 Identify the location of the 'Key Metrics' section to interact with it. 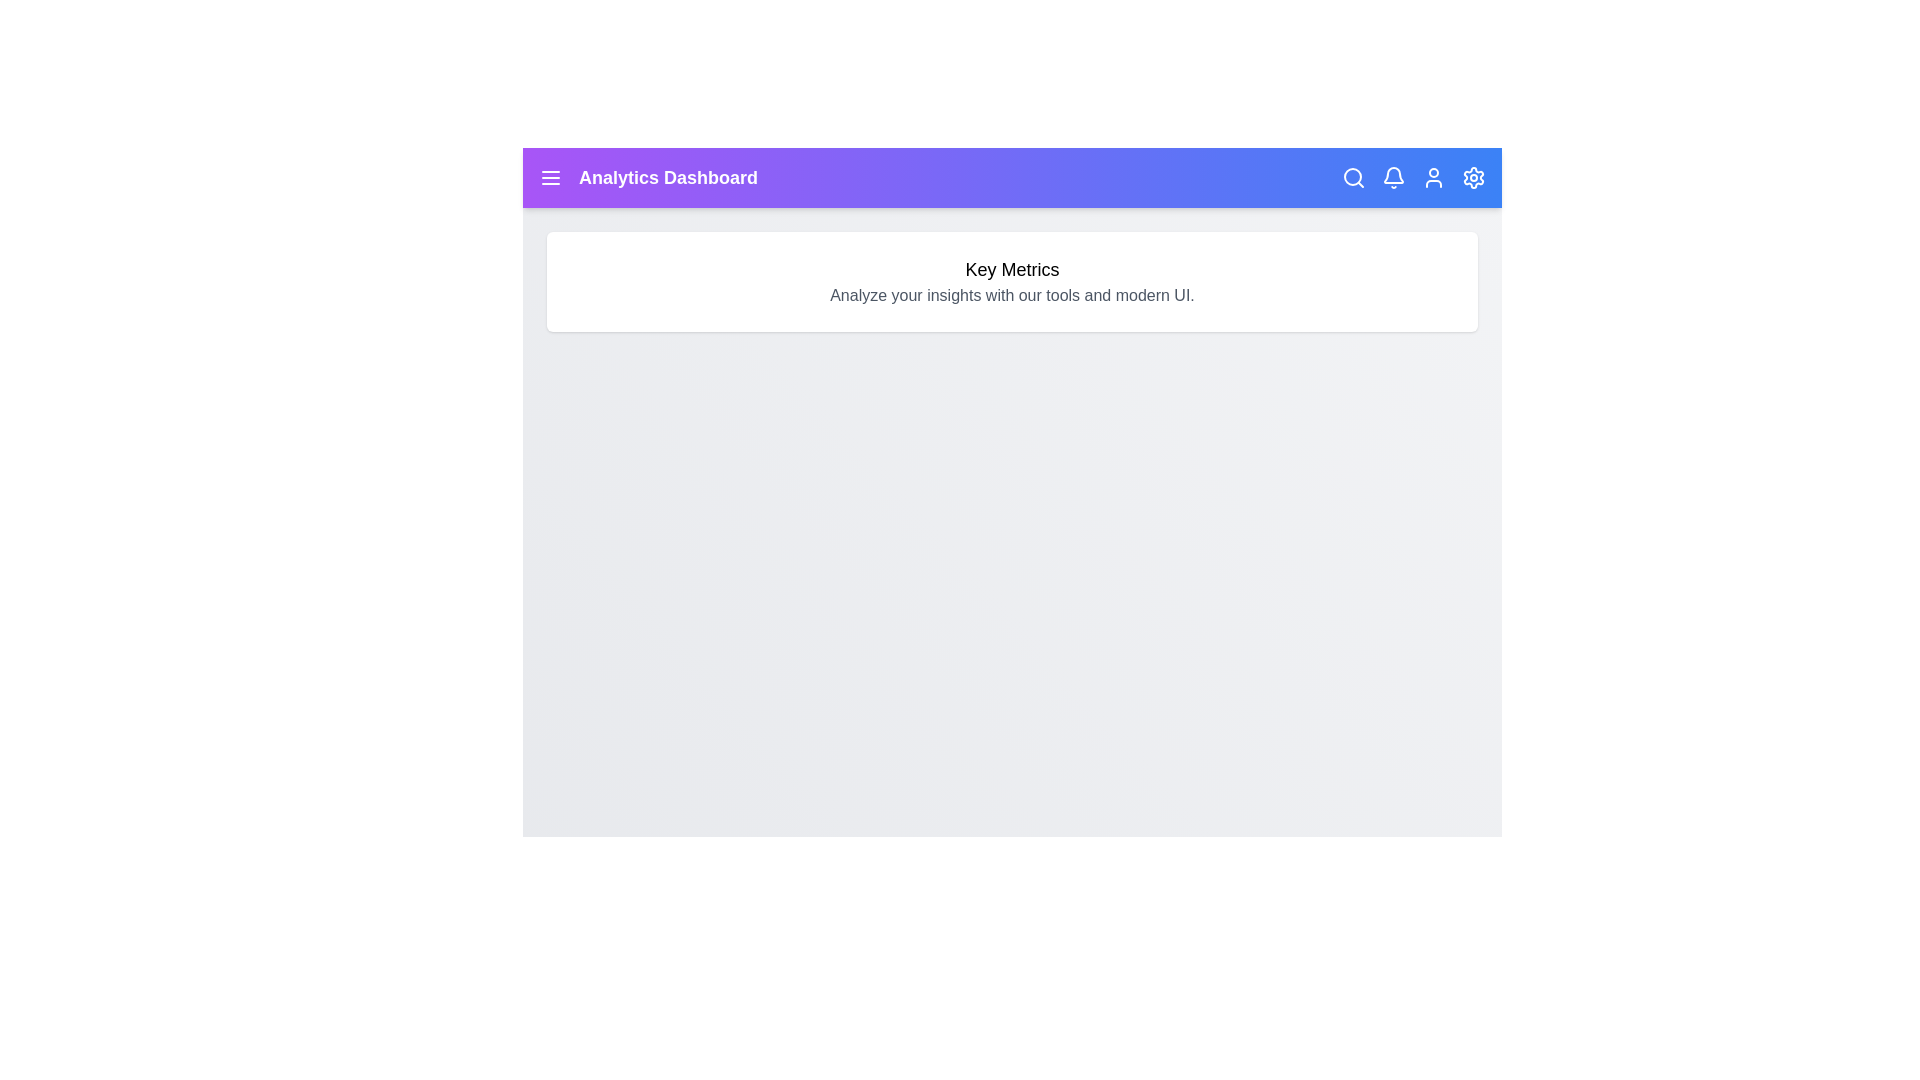
(1012, 281).